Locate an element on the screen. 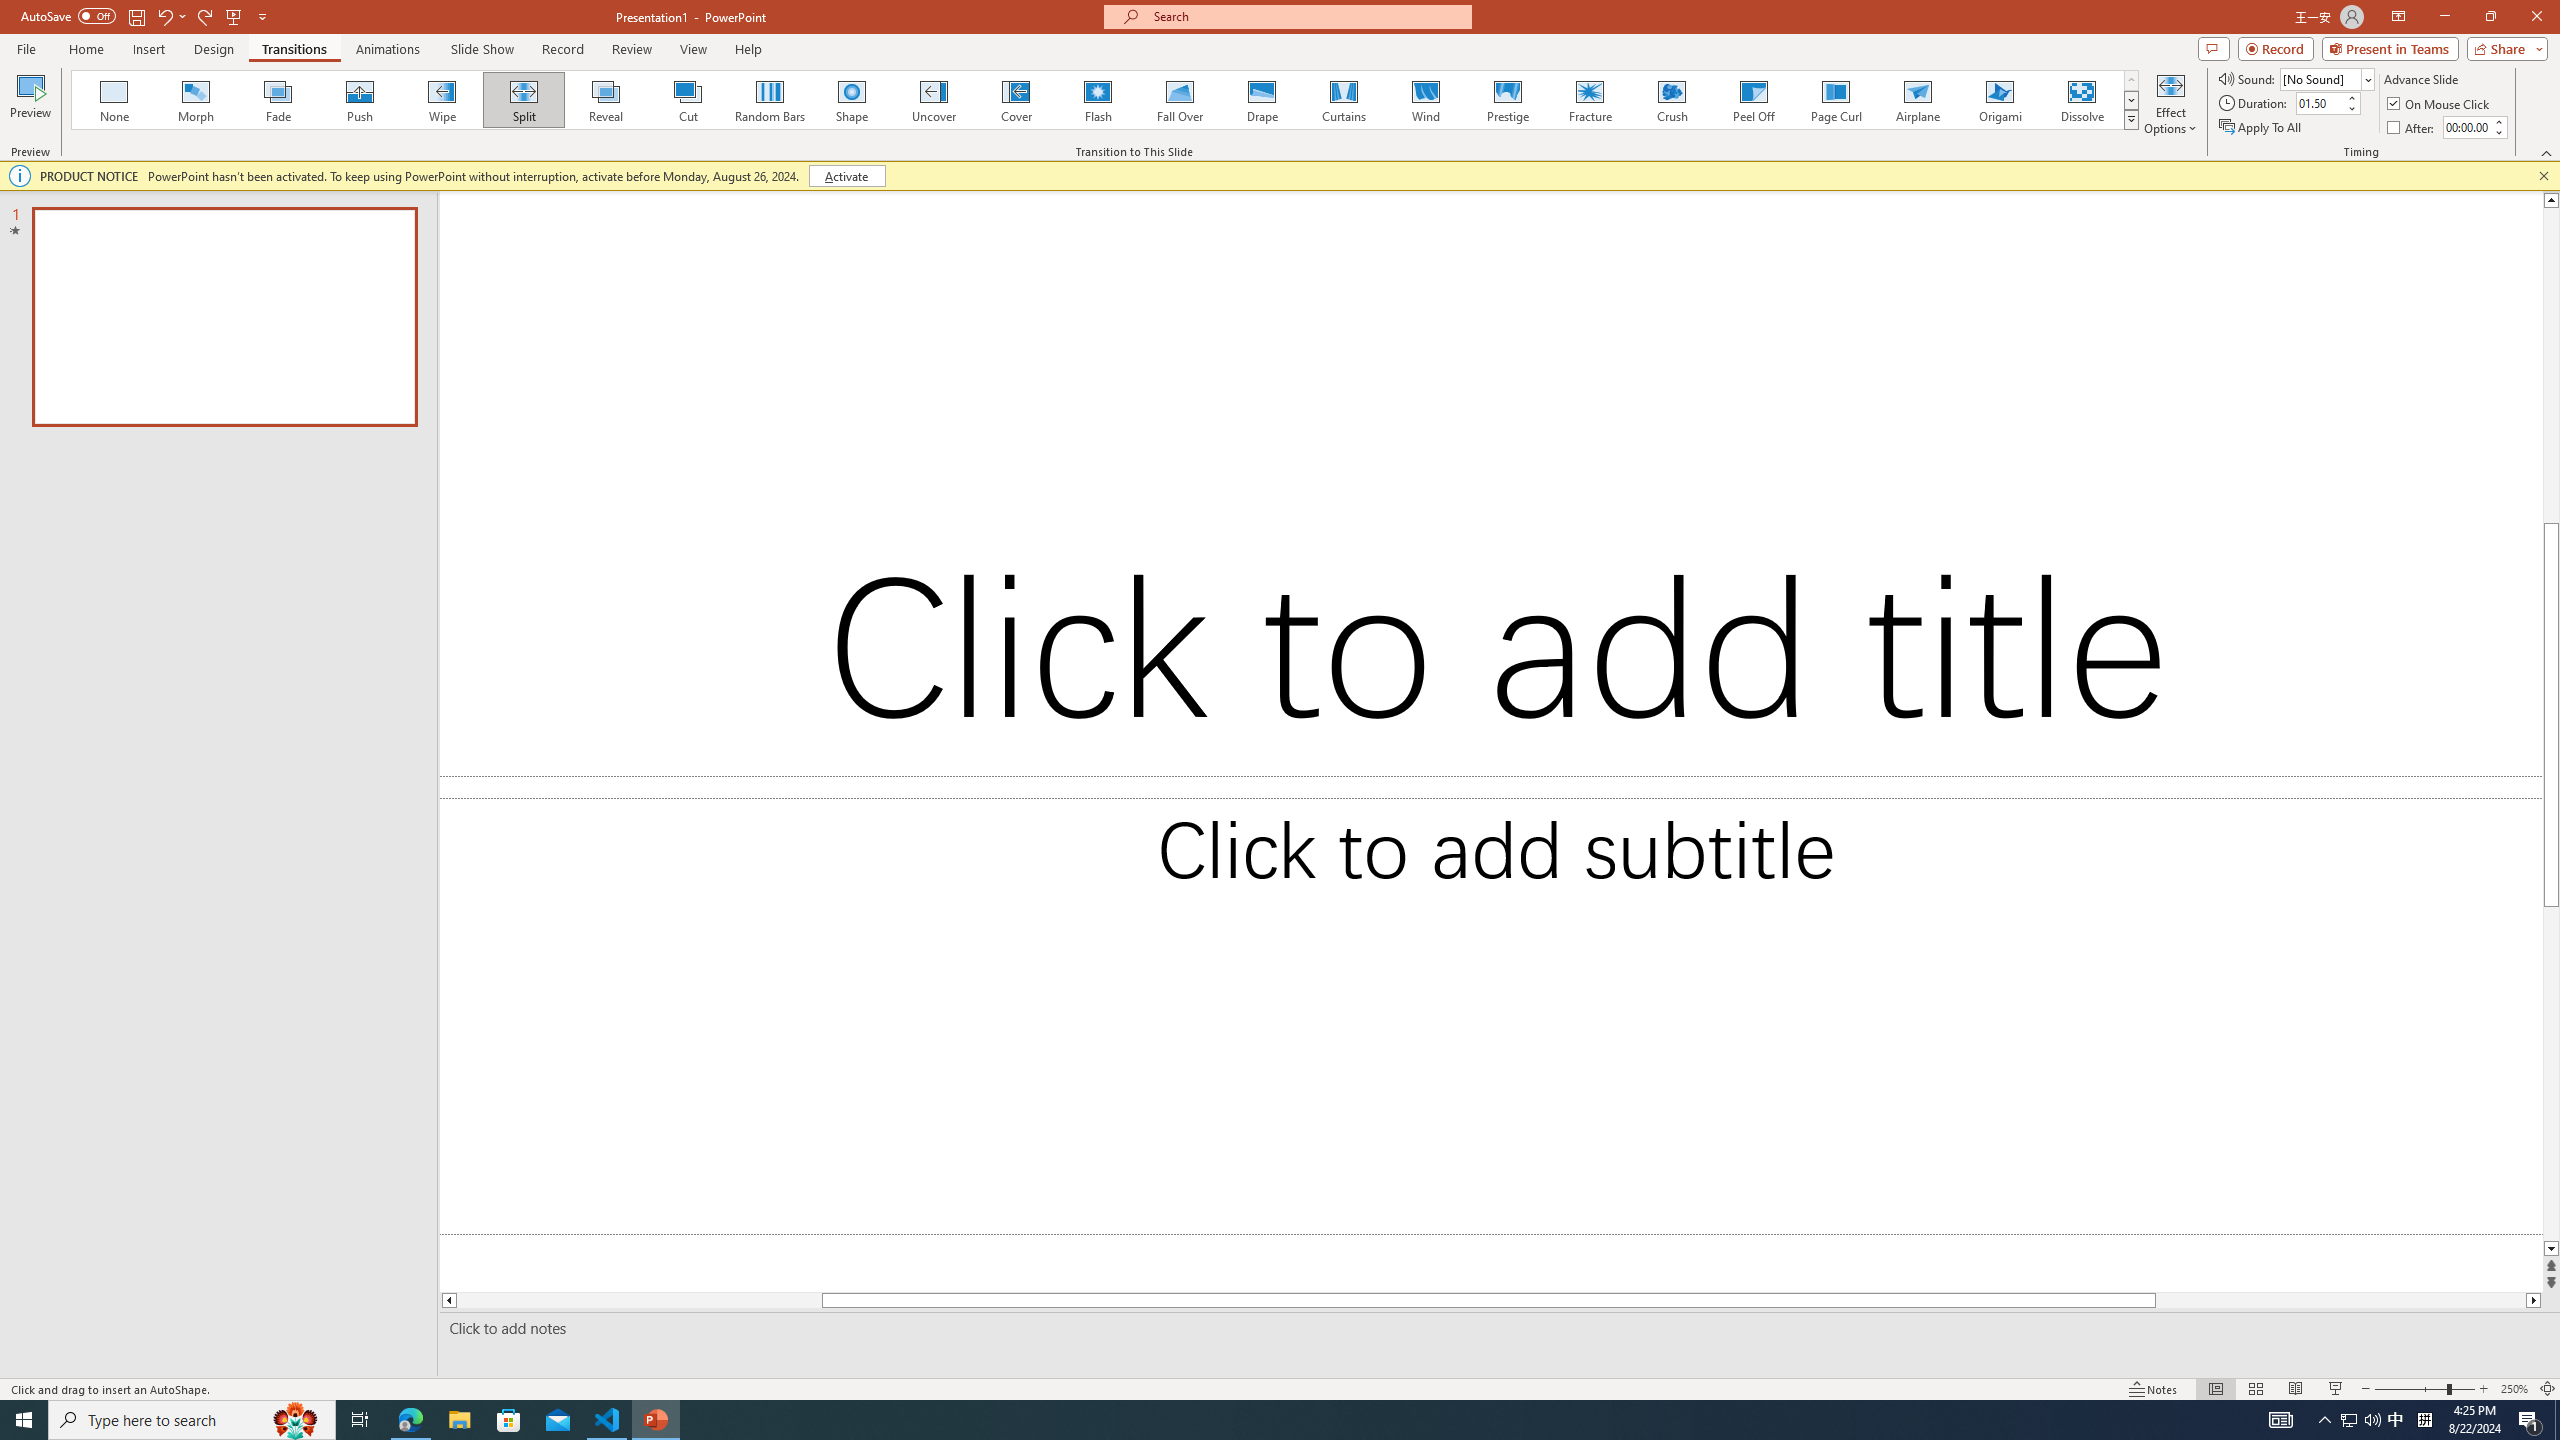 The height and width of the screenshot is (1440, 2560). 'On Mouse Click' is located at coordinates (2438, 103).